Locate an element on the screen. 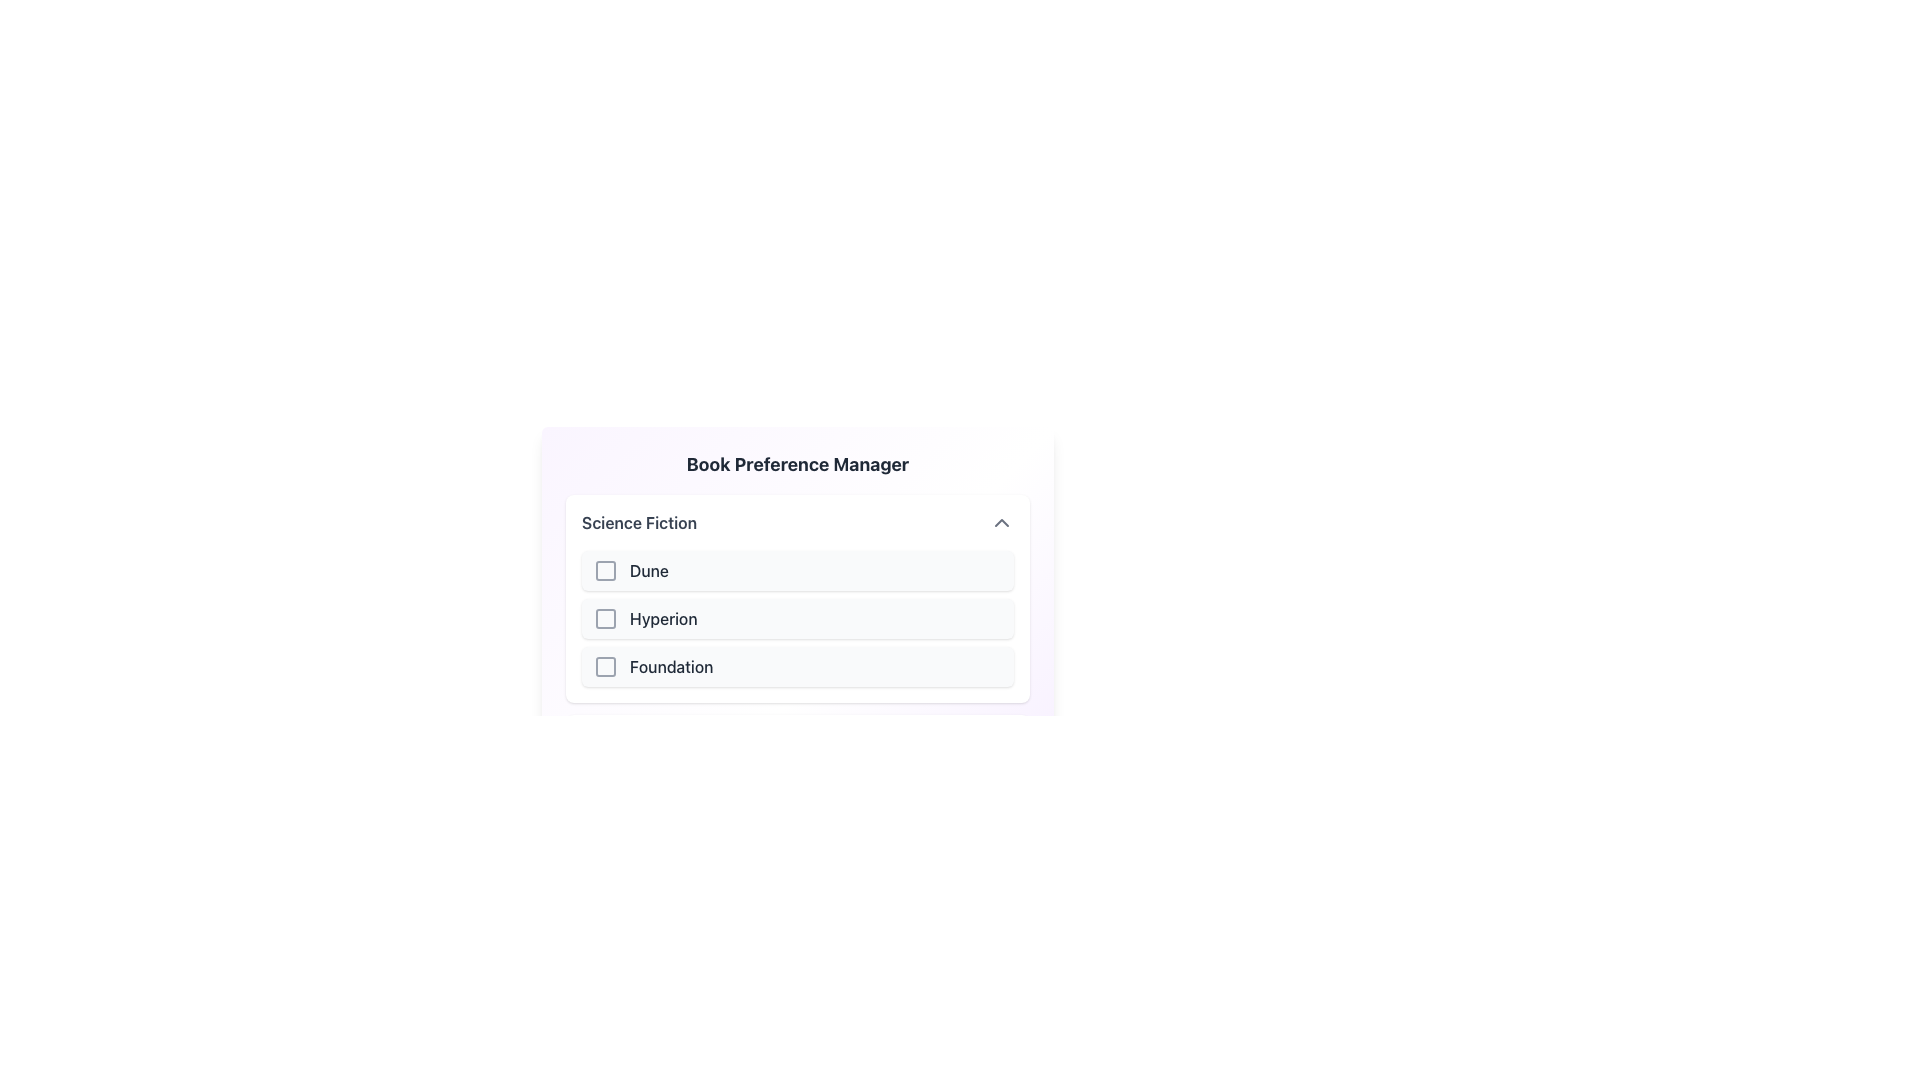  keyboard navigation is located at coordinates (796, 617).